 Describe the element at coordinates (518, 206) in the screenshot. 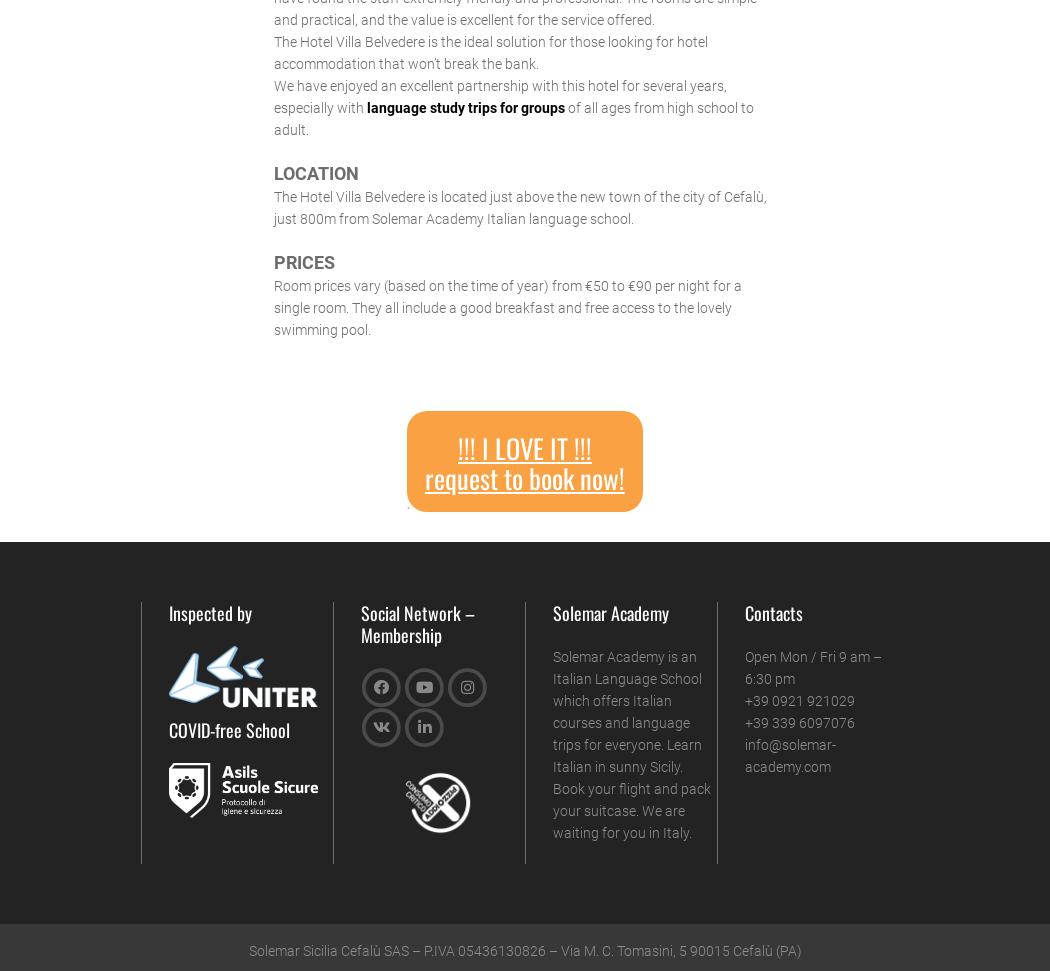

I see `'The Hotel Villa Belvedere is located just above the new town of the city of Cefalù, just 800m from Solemar Academy Italian language school.'` at that location.